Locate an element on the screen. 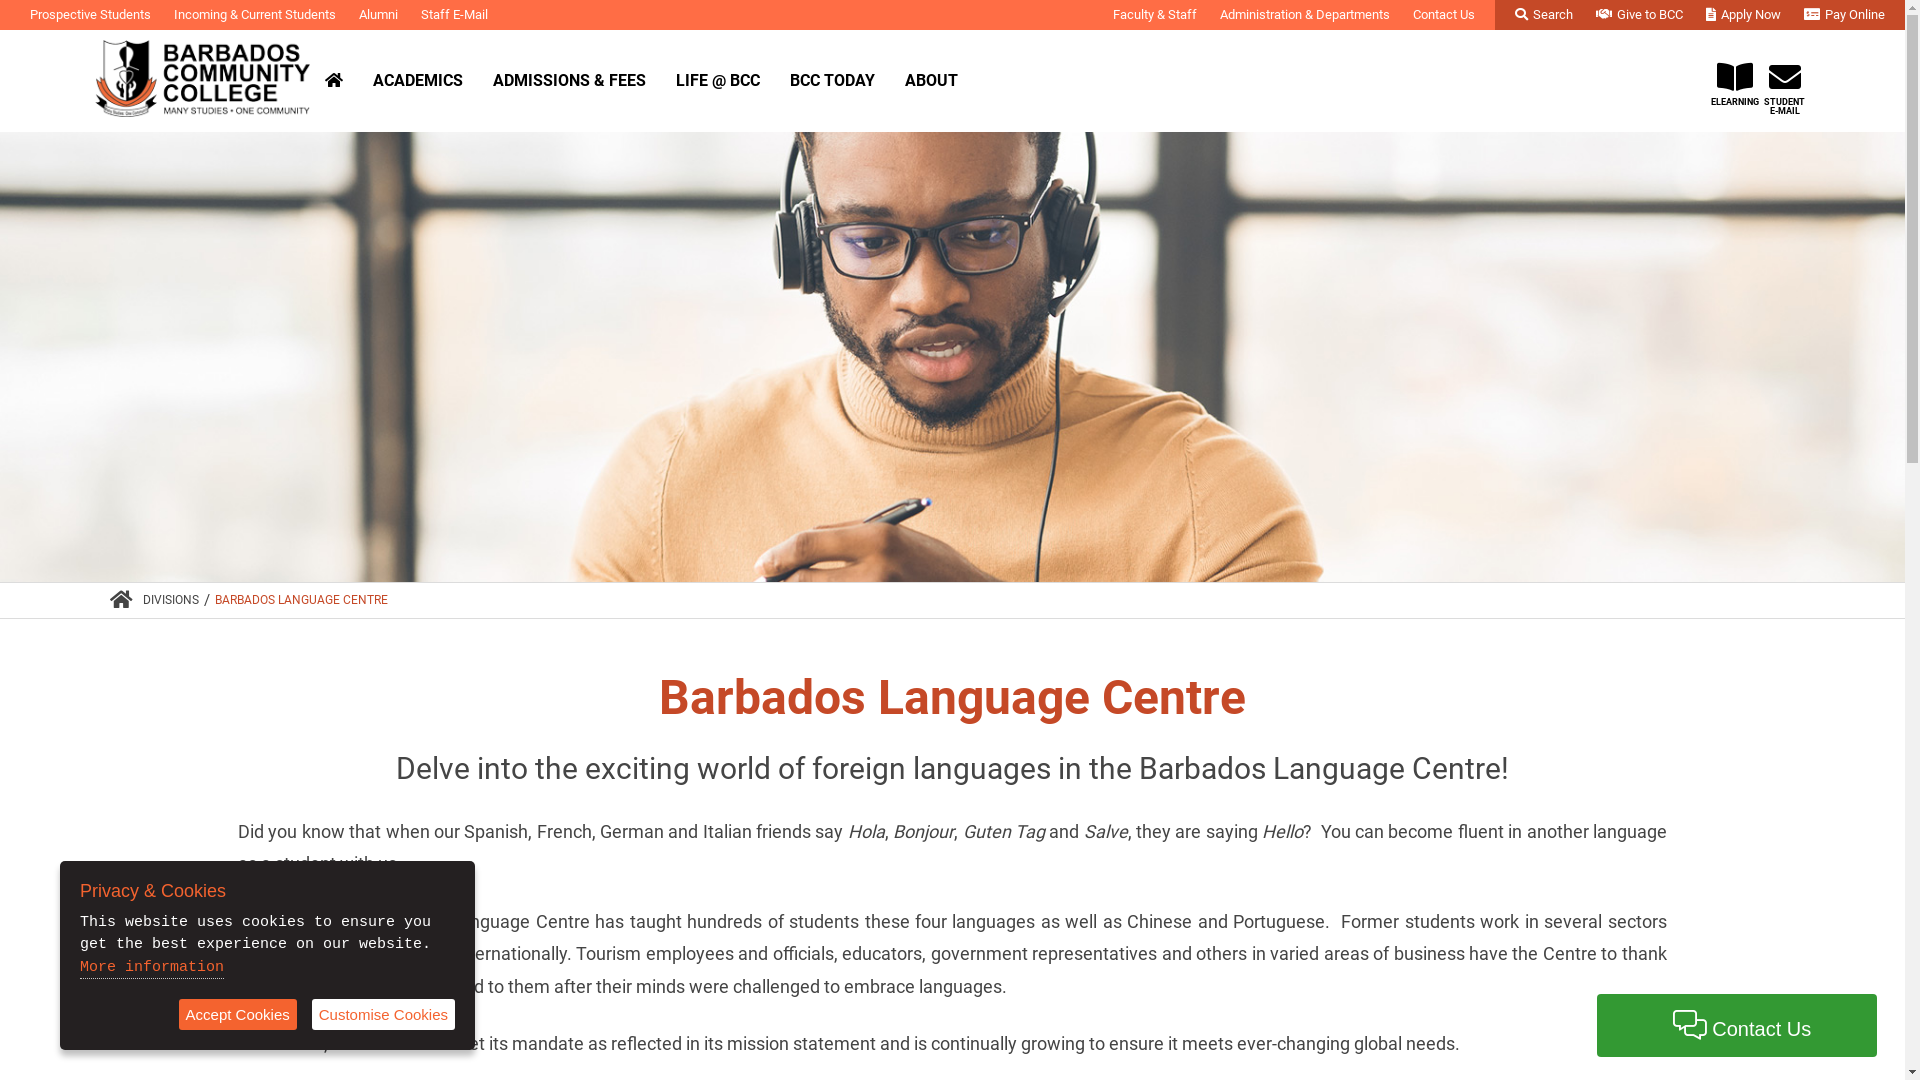  'Pay Online' is located at coordinates (1804, 14).